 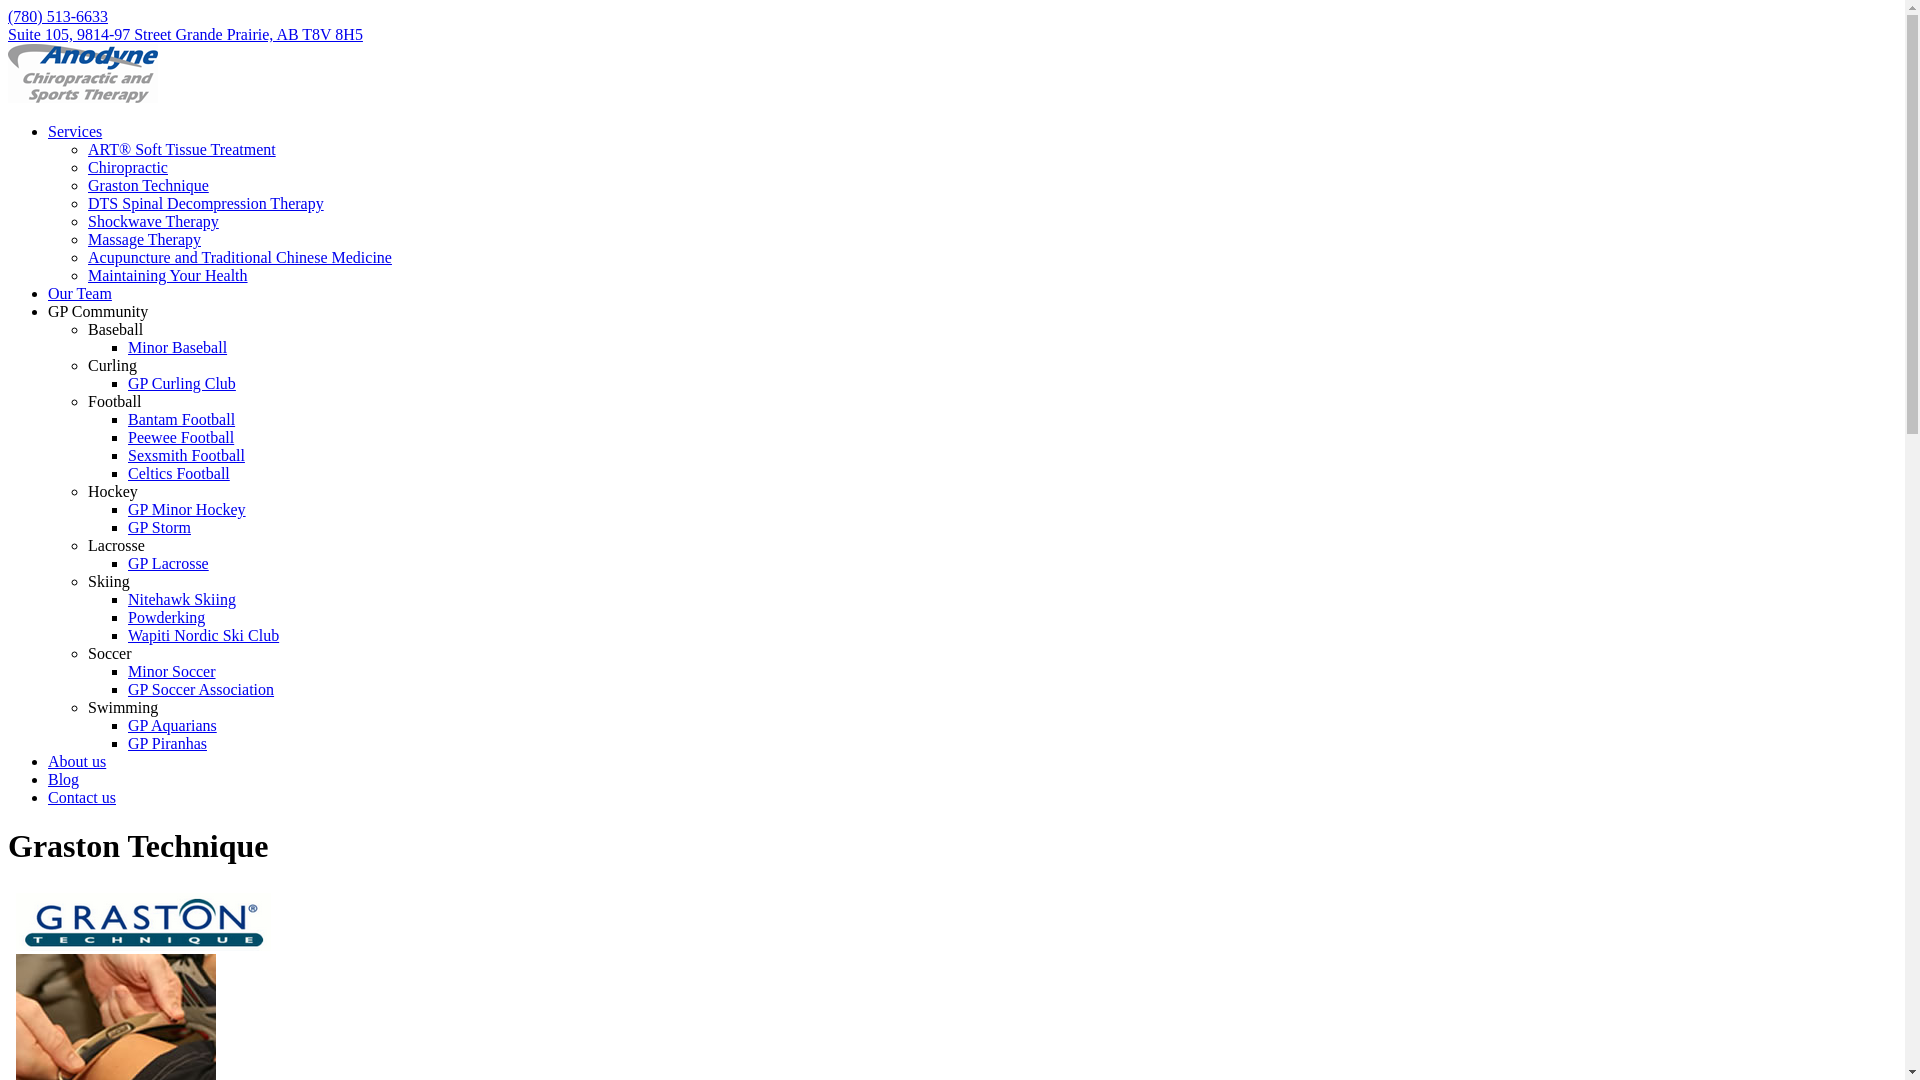 What do you see at coordinates (113, 401) in the screenshot?
I see `'Football'` at bounding box center [113, 401].